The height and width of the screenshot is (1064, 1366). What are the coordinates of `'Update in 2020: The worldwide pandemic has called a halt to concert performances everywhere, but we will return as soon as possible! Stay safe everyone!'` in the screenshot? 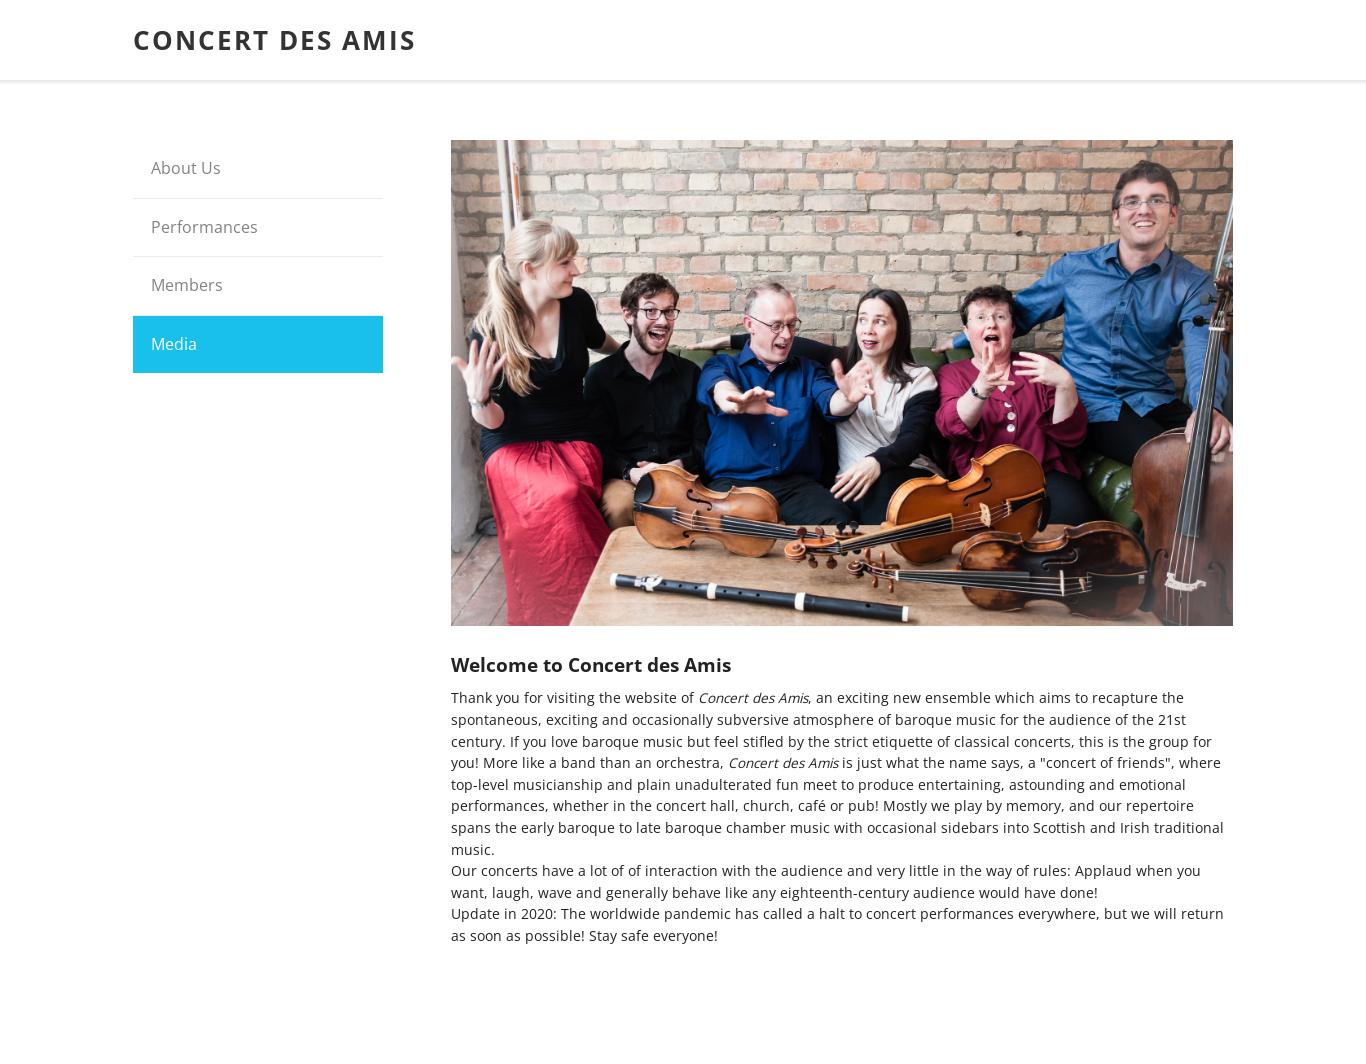 It's located at (836, 925).